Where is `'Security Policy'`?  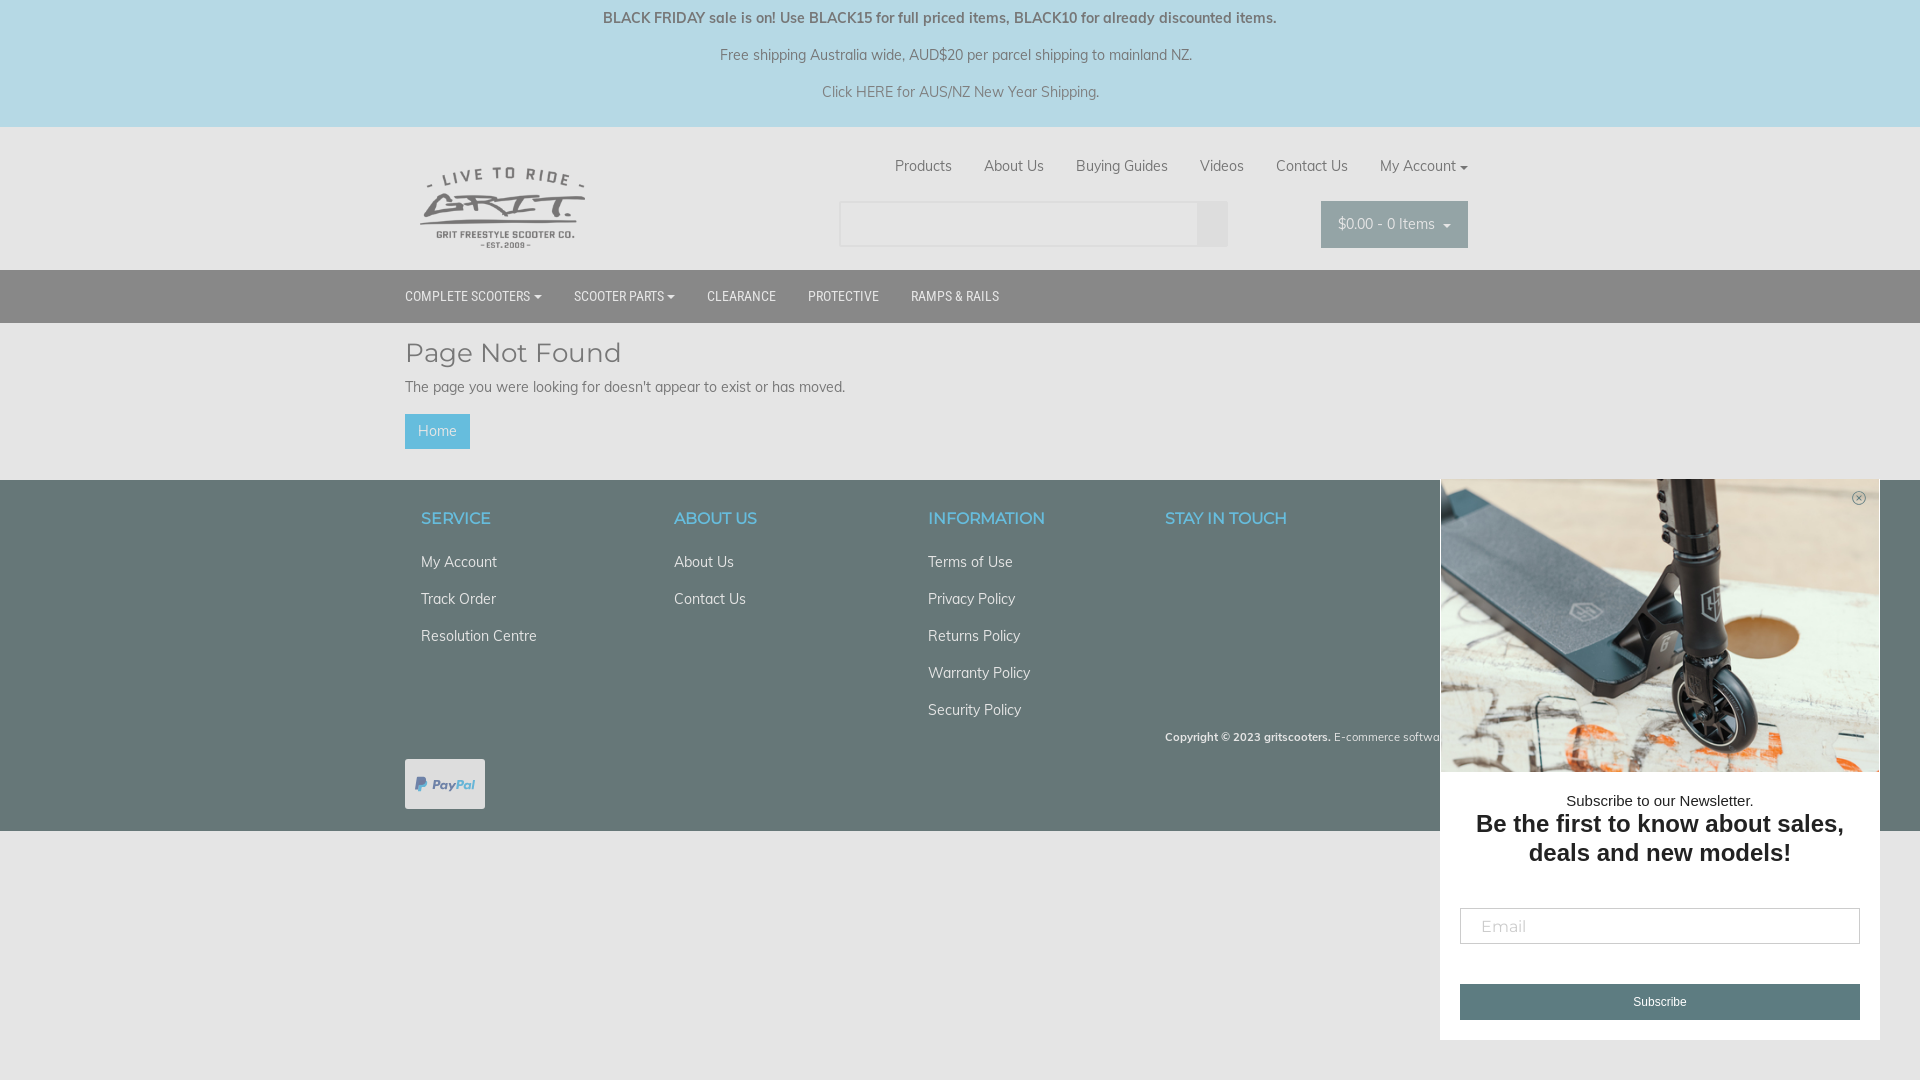 'Security Policy' is located at coordinates (1023, 709).